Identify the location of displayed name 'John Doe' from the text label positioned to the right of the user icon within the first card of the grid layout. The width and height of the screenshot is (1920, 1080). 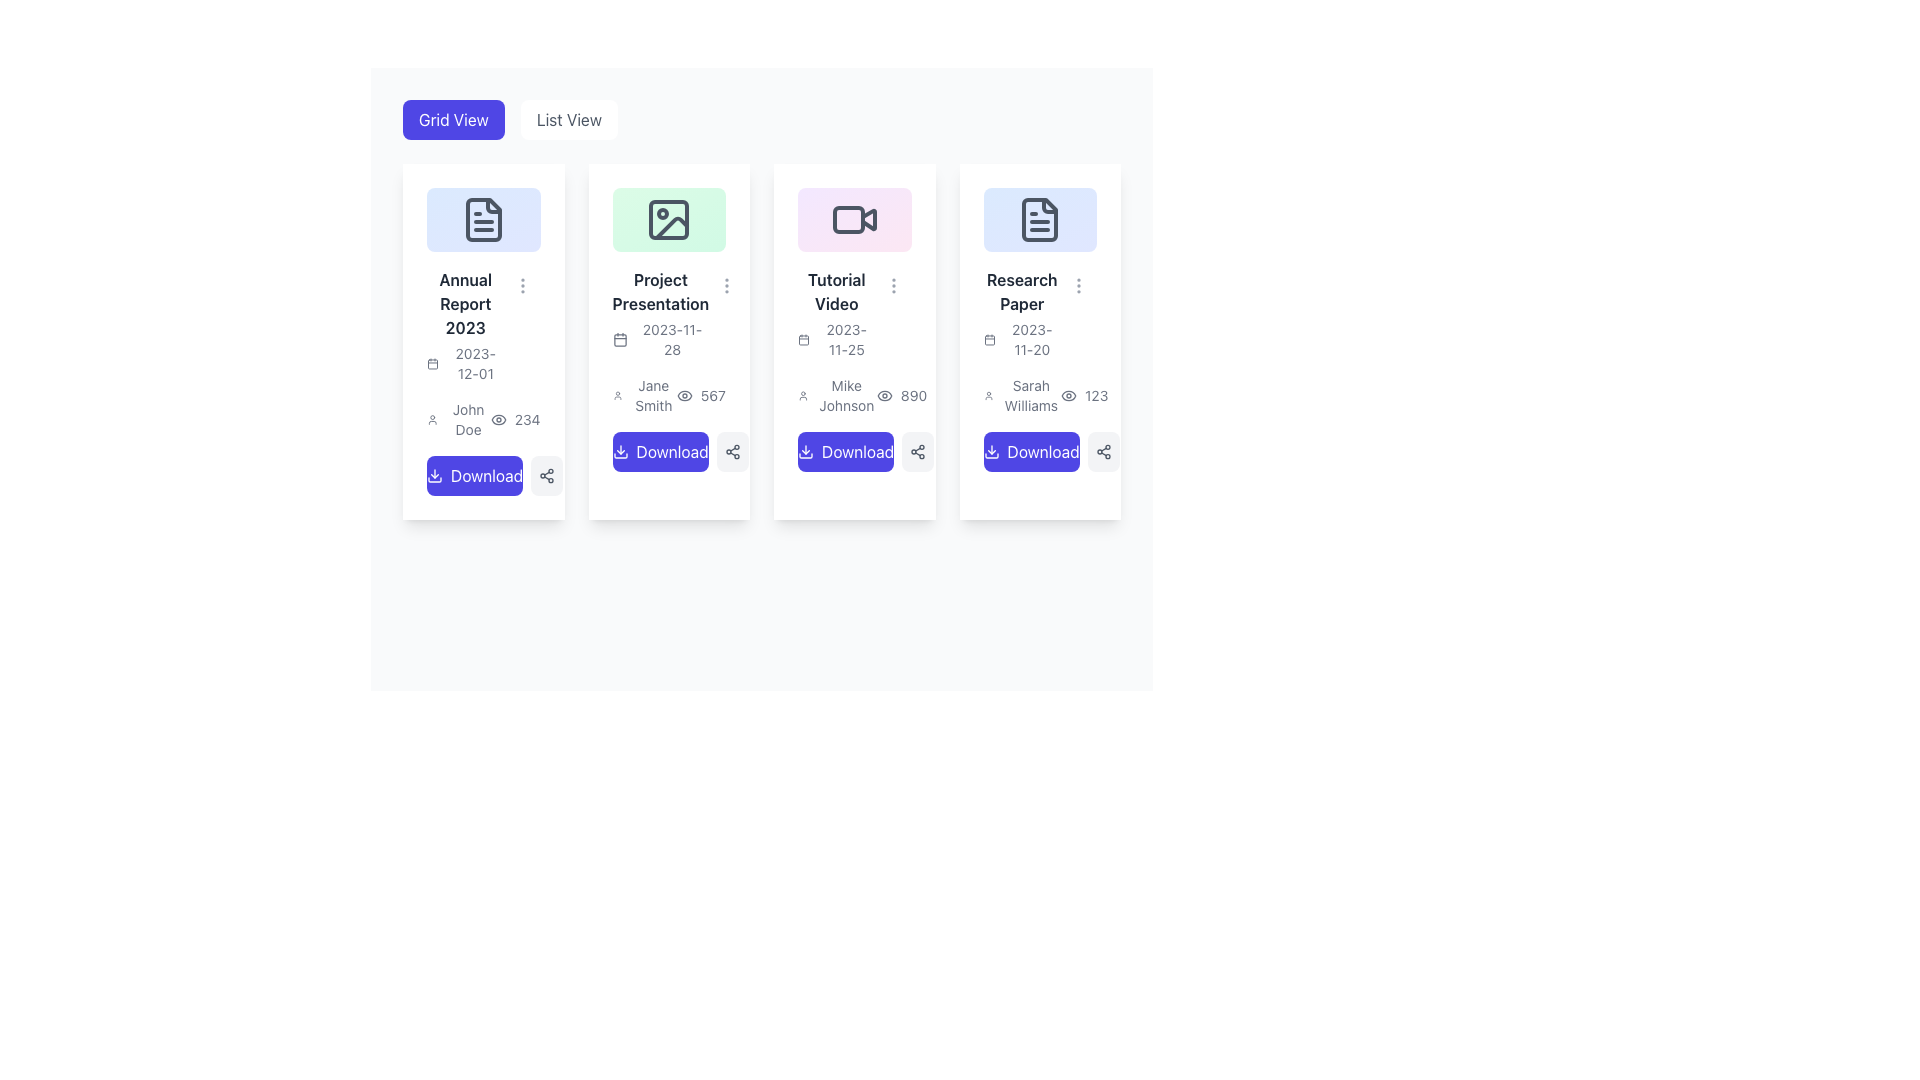
(457, 418).